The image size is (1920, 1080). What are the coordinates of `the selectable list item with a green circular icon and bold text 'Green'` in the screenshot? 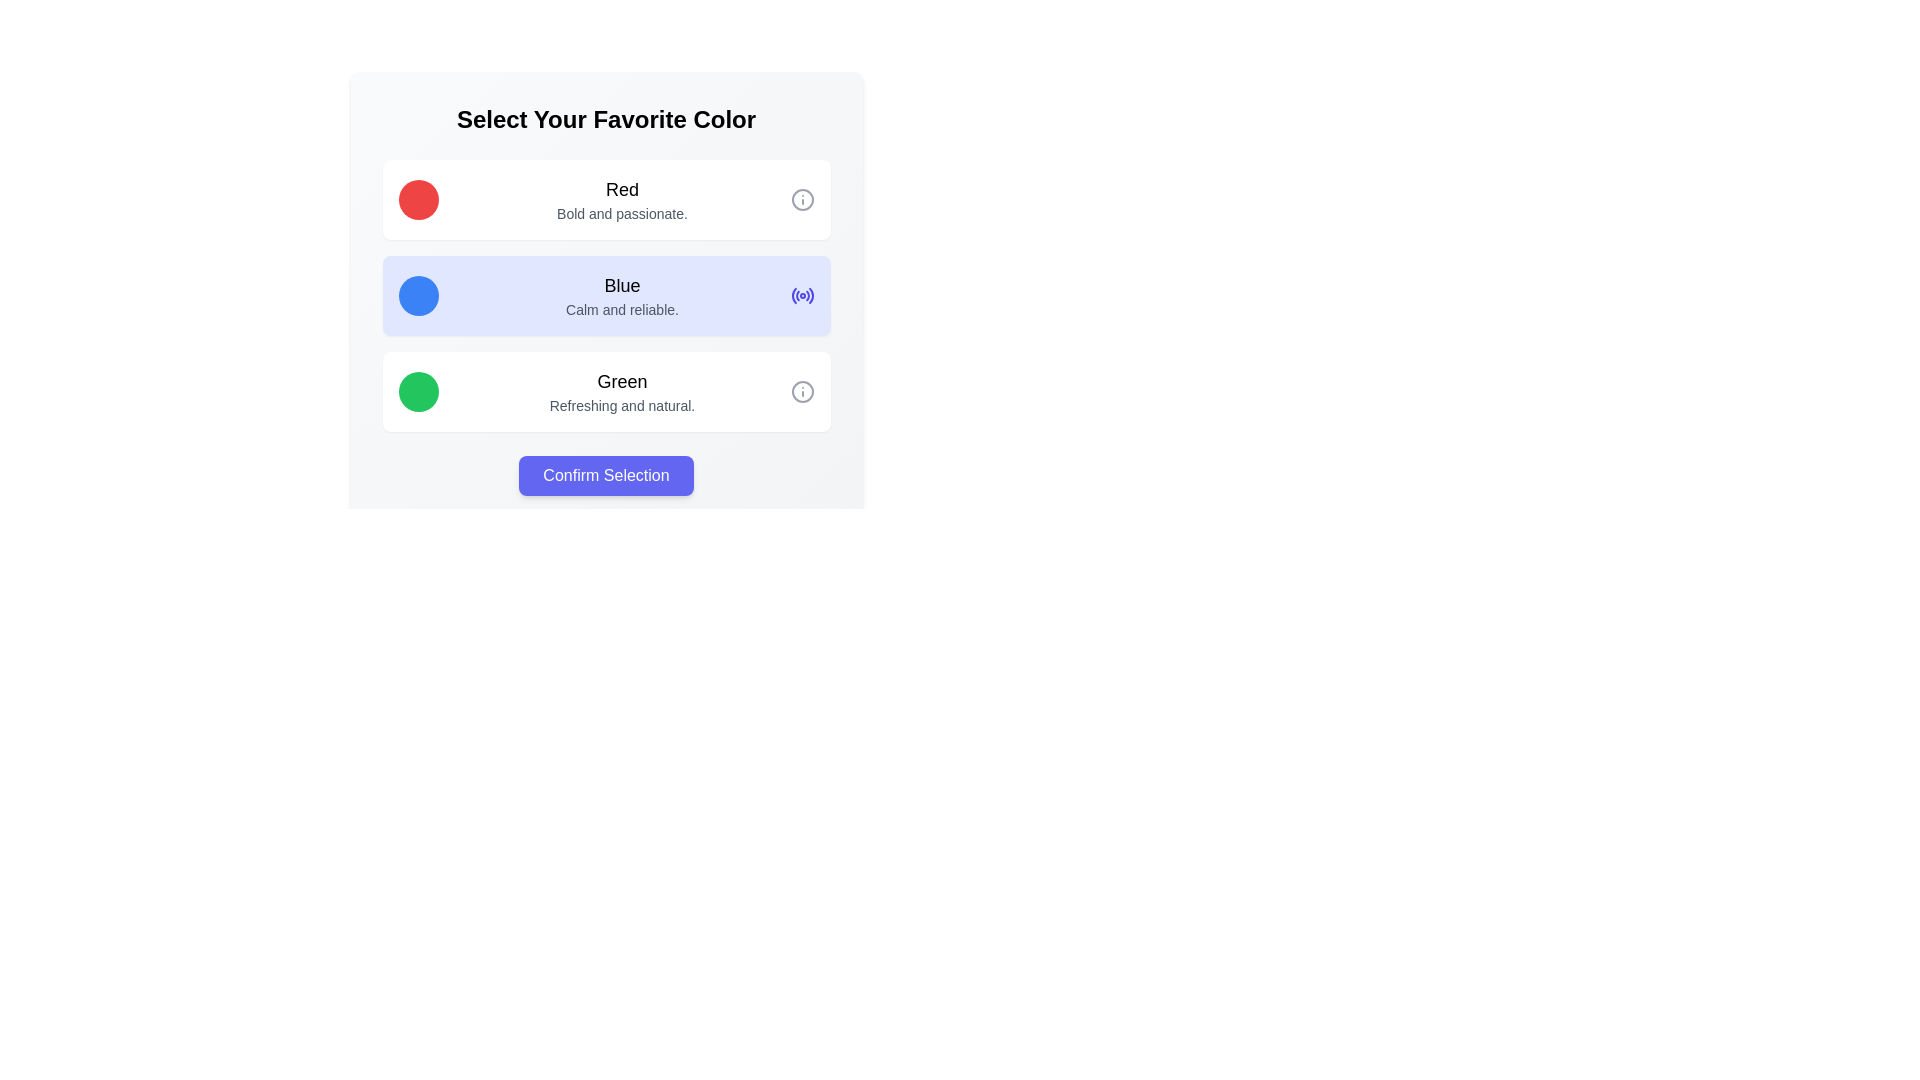 It's located at (605, 392).